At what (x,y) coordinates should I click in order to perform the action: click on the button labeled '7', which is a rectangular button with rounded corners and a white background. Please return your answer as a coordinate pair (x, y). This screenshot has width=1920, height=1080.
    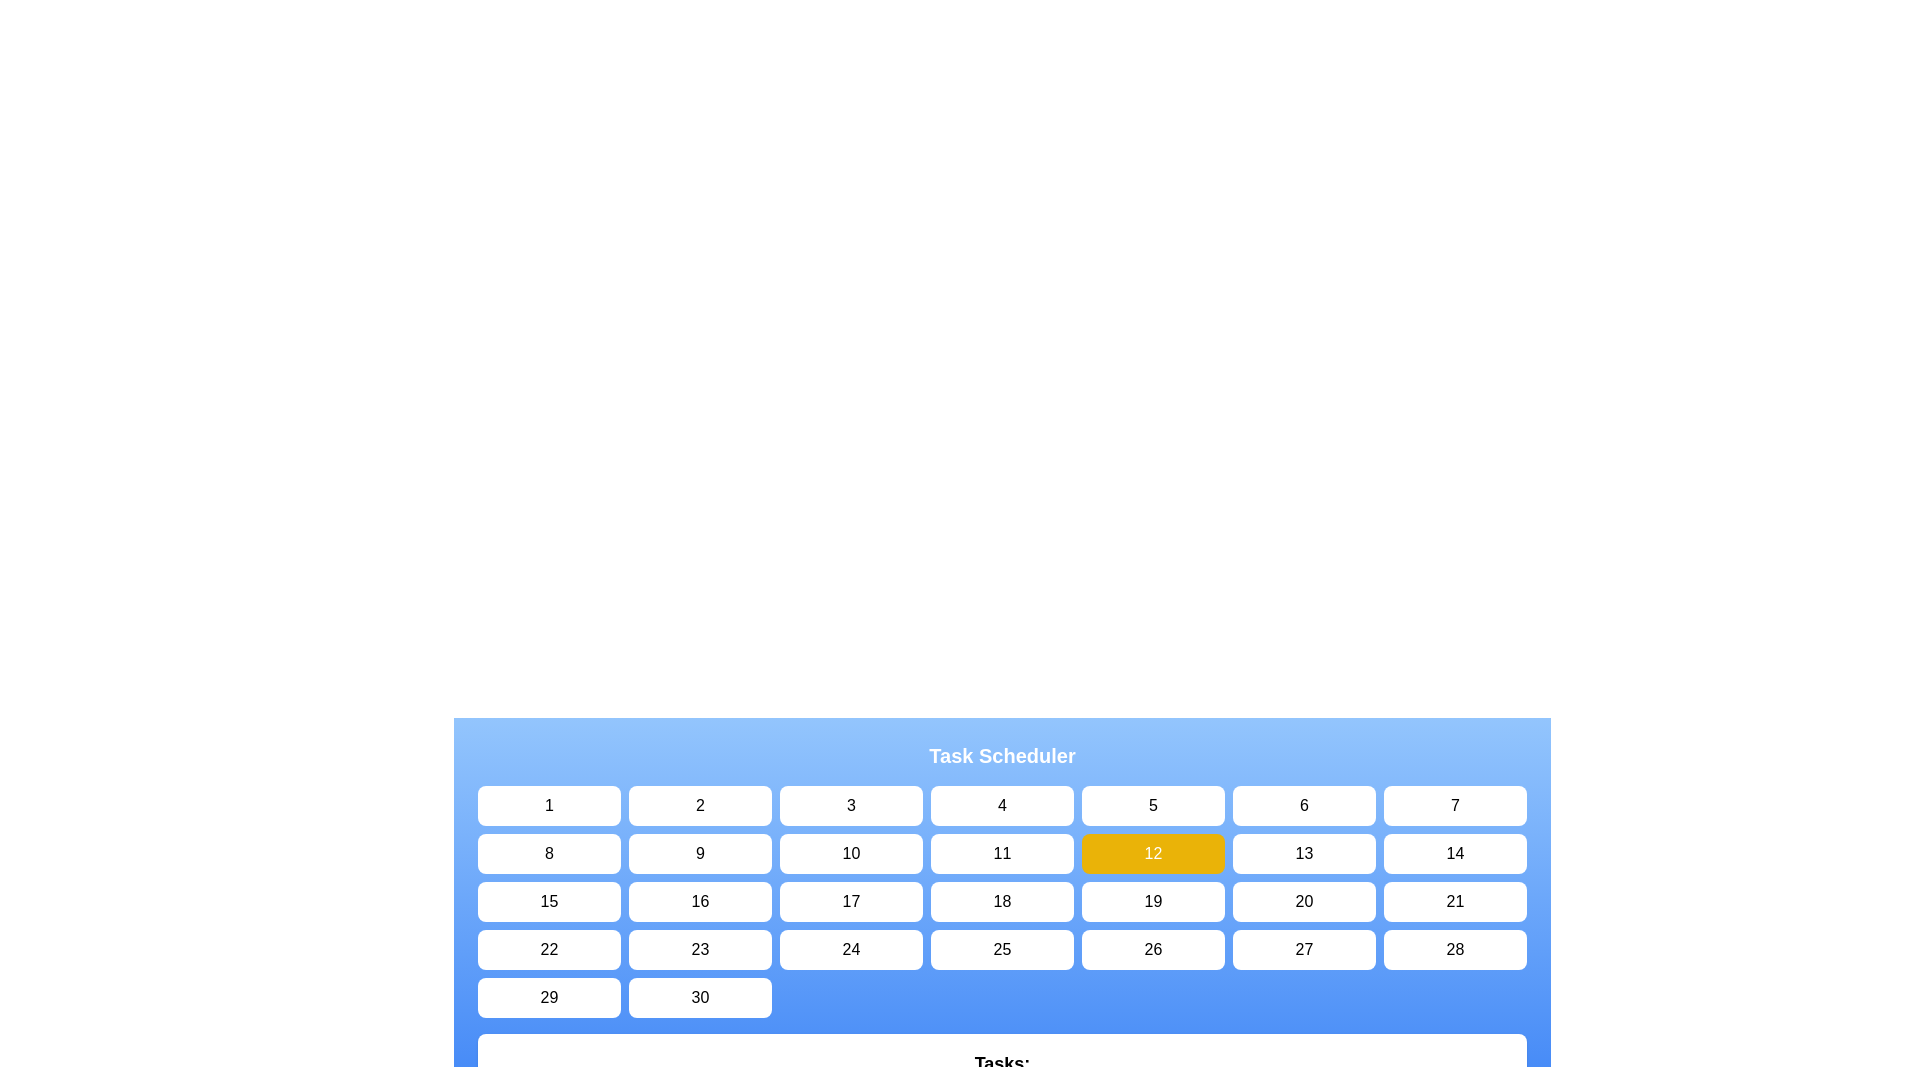
    Looking at the image, I should click on (1455, 805).